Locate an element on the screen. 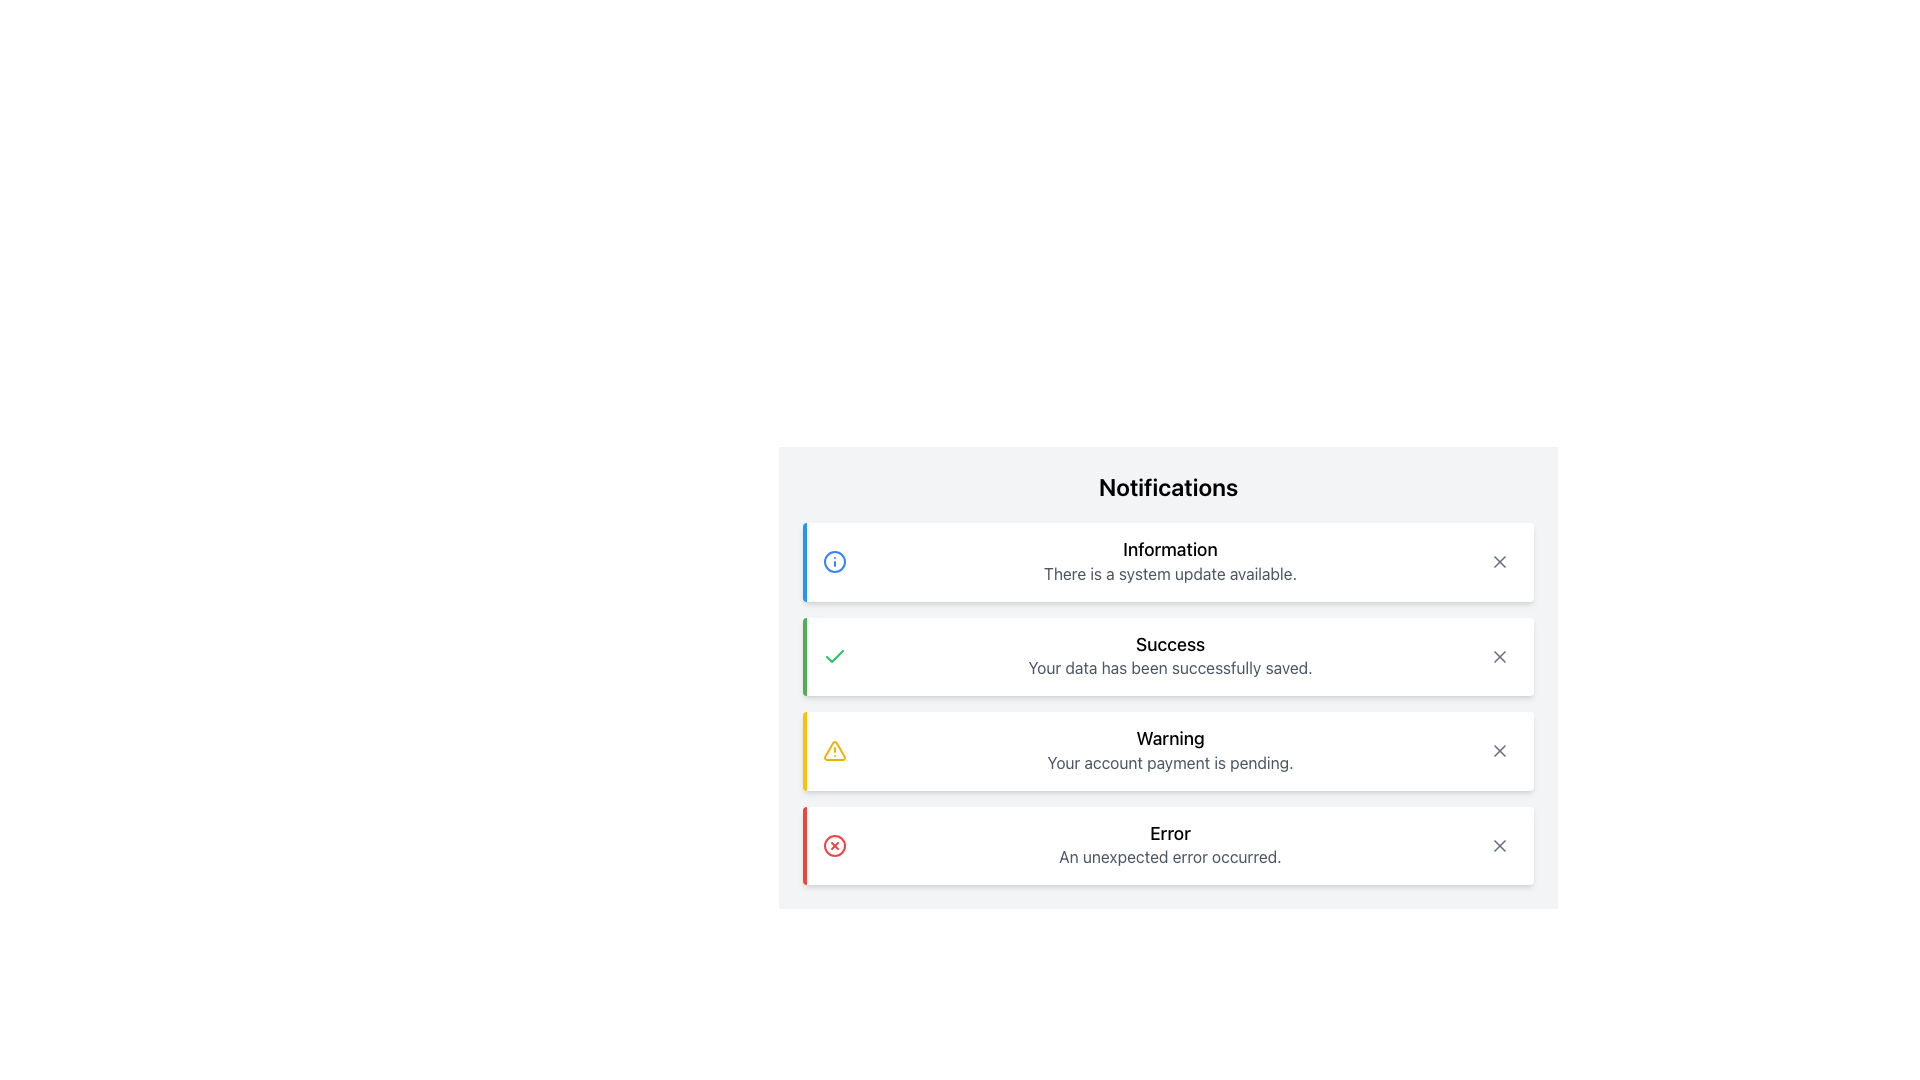  informational text label located in the 'Information' notification box, which provides details about the availability of a system update is located at coordinates (1170, 573).